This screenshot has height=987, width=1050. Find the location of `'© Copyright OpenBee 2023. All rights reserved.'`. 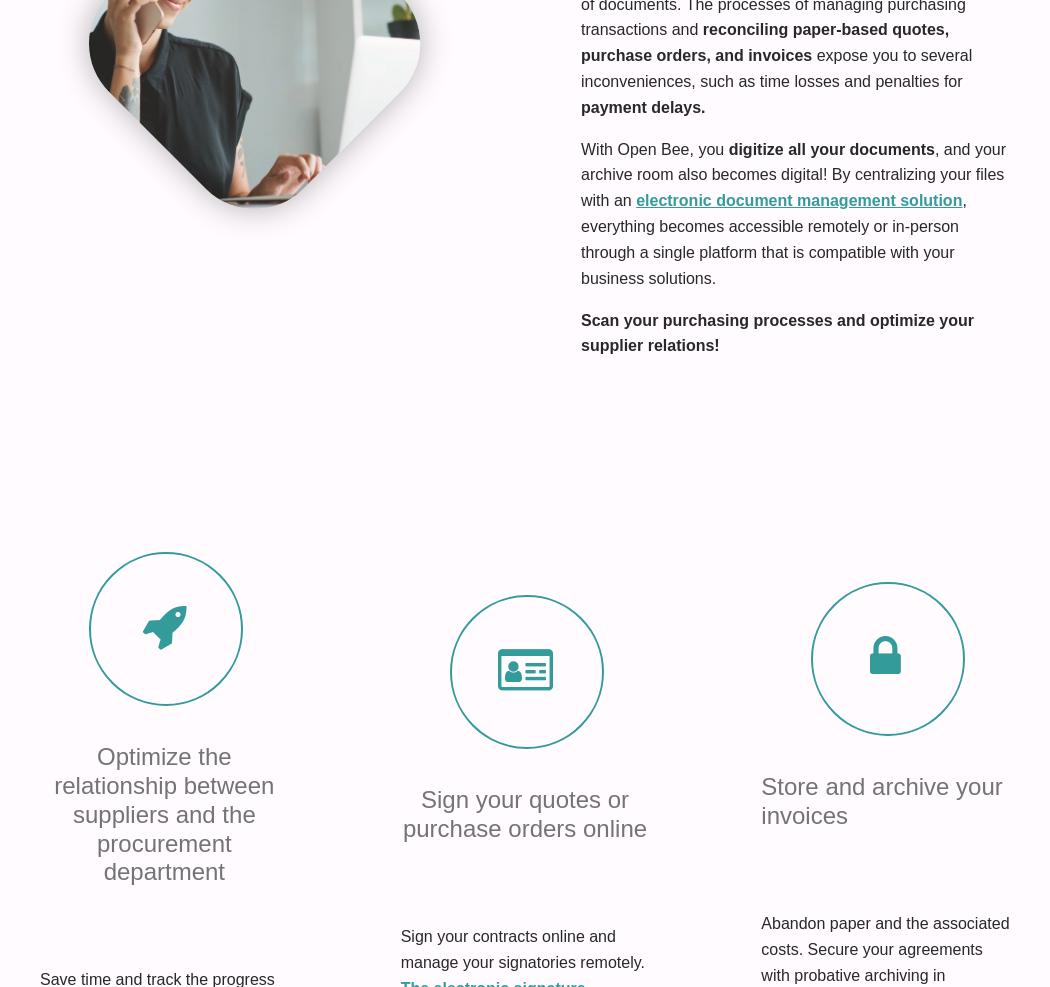

'© Copyright OpenBee 2023. All rights reserved.' is located at coordinates (164, 918).